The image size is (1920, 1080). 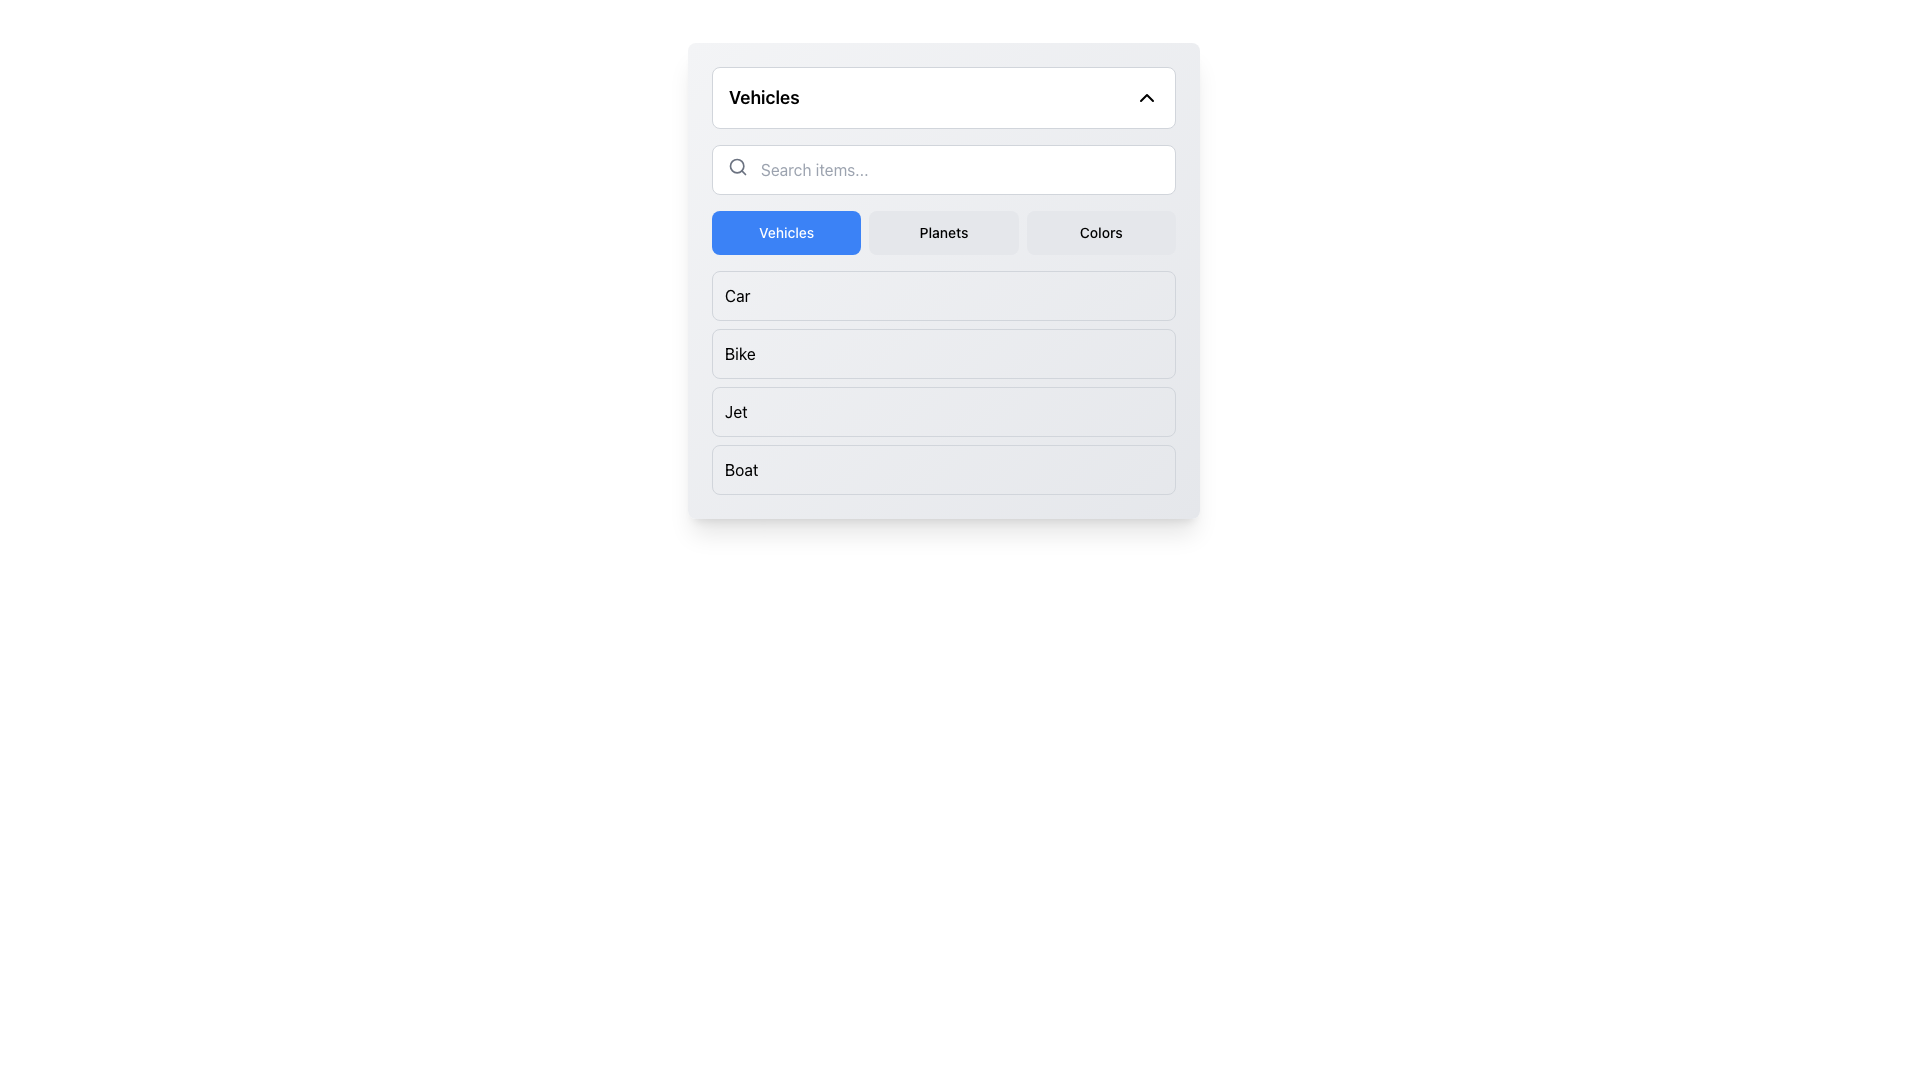 I want to click on the 'Boat' button, which is the last item in the vertical list of options titled 'Vehicles', so click(x=943, y=470).